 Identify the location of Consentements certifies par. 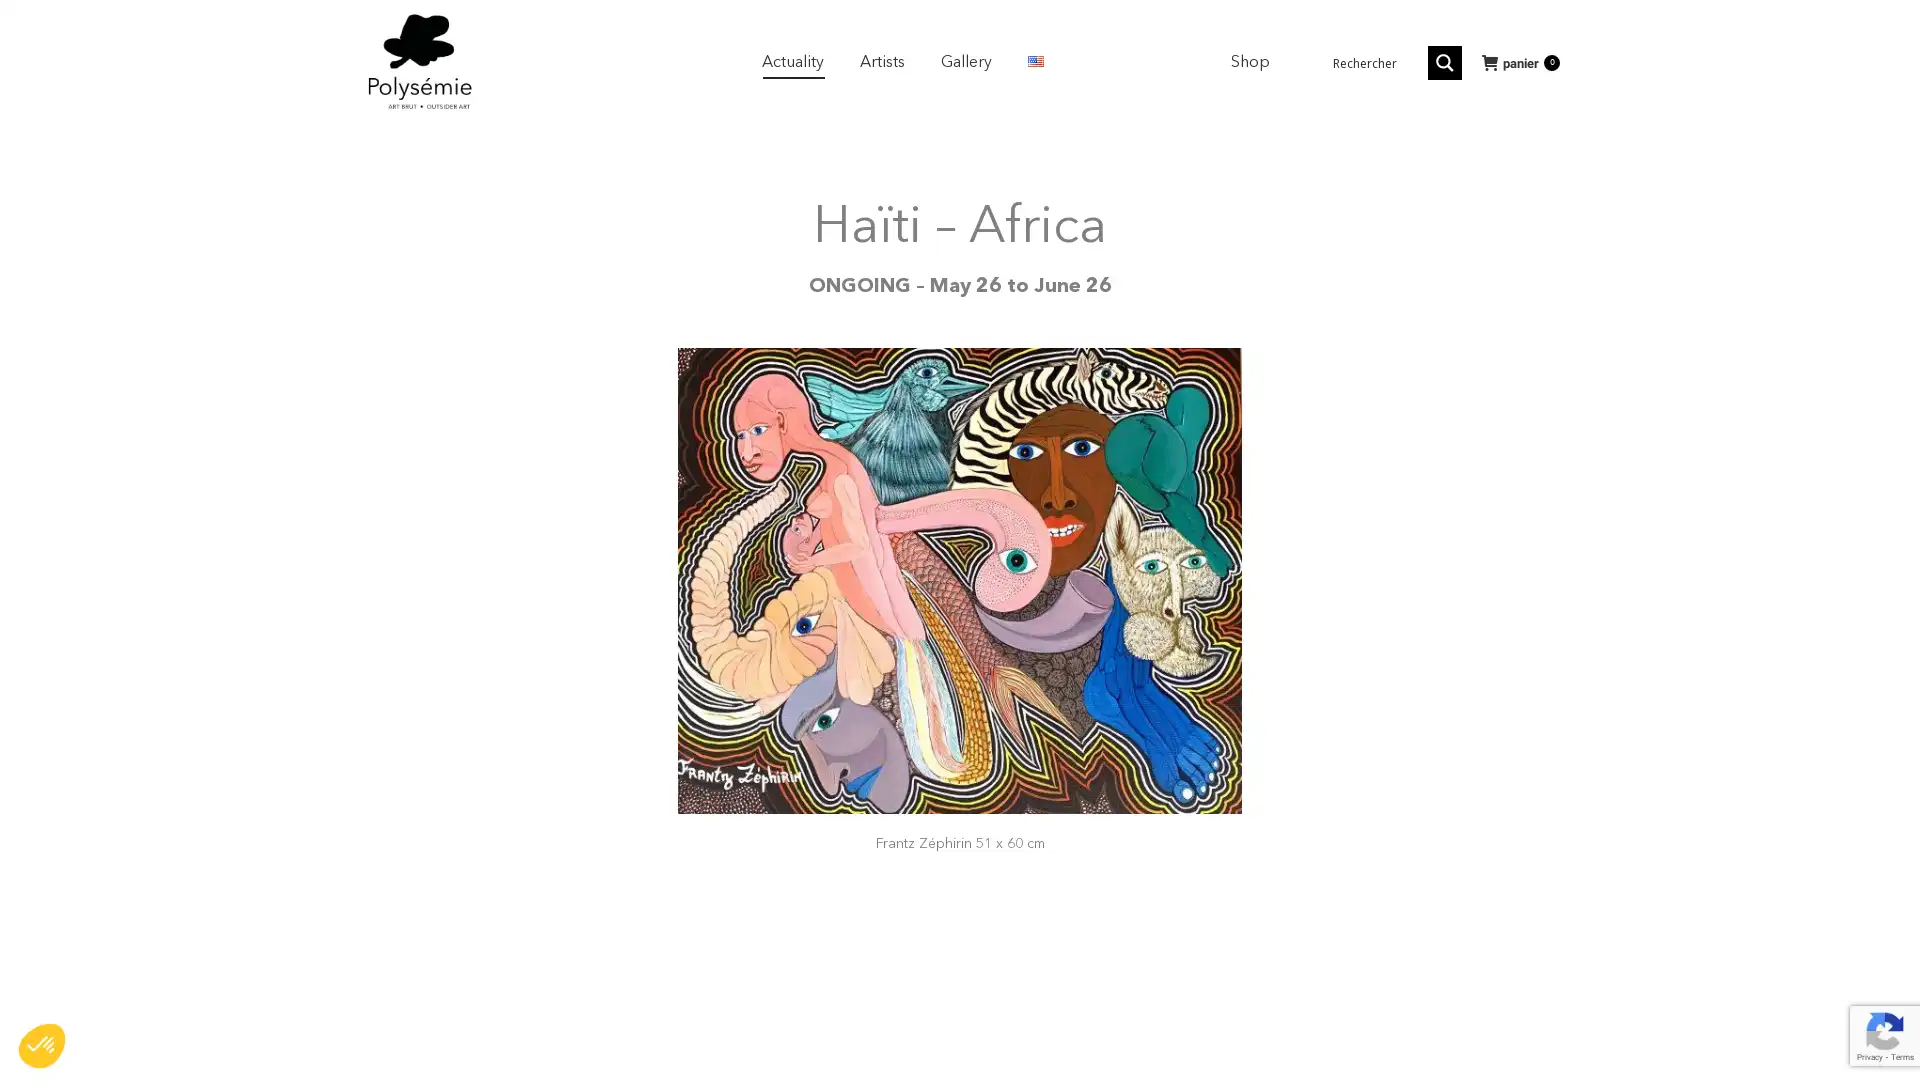
(229, 944).